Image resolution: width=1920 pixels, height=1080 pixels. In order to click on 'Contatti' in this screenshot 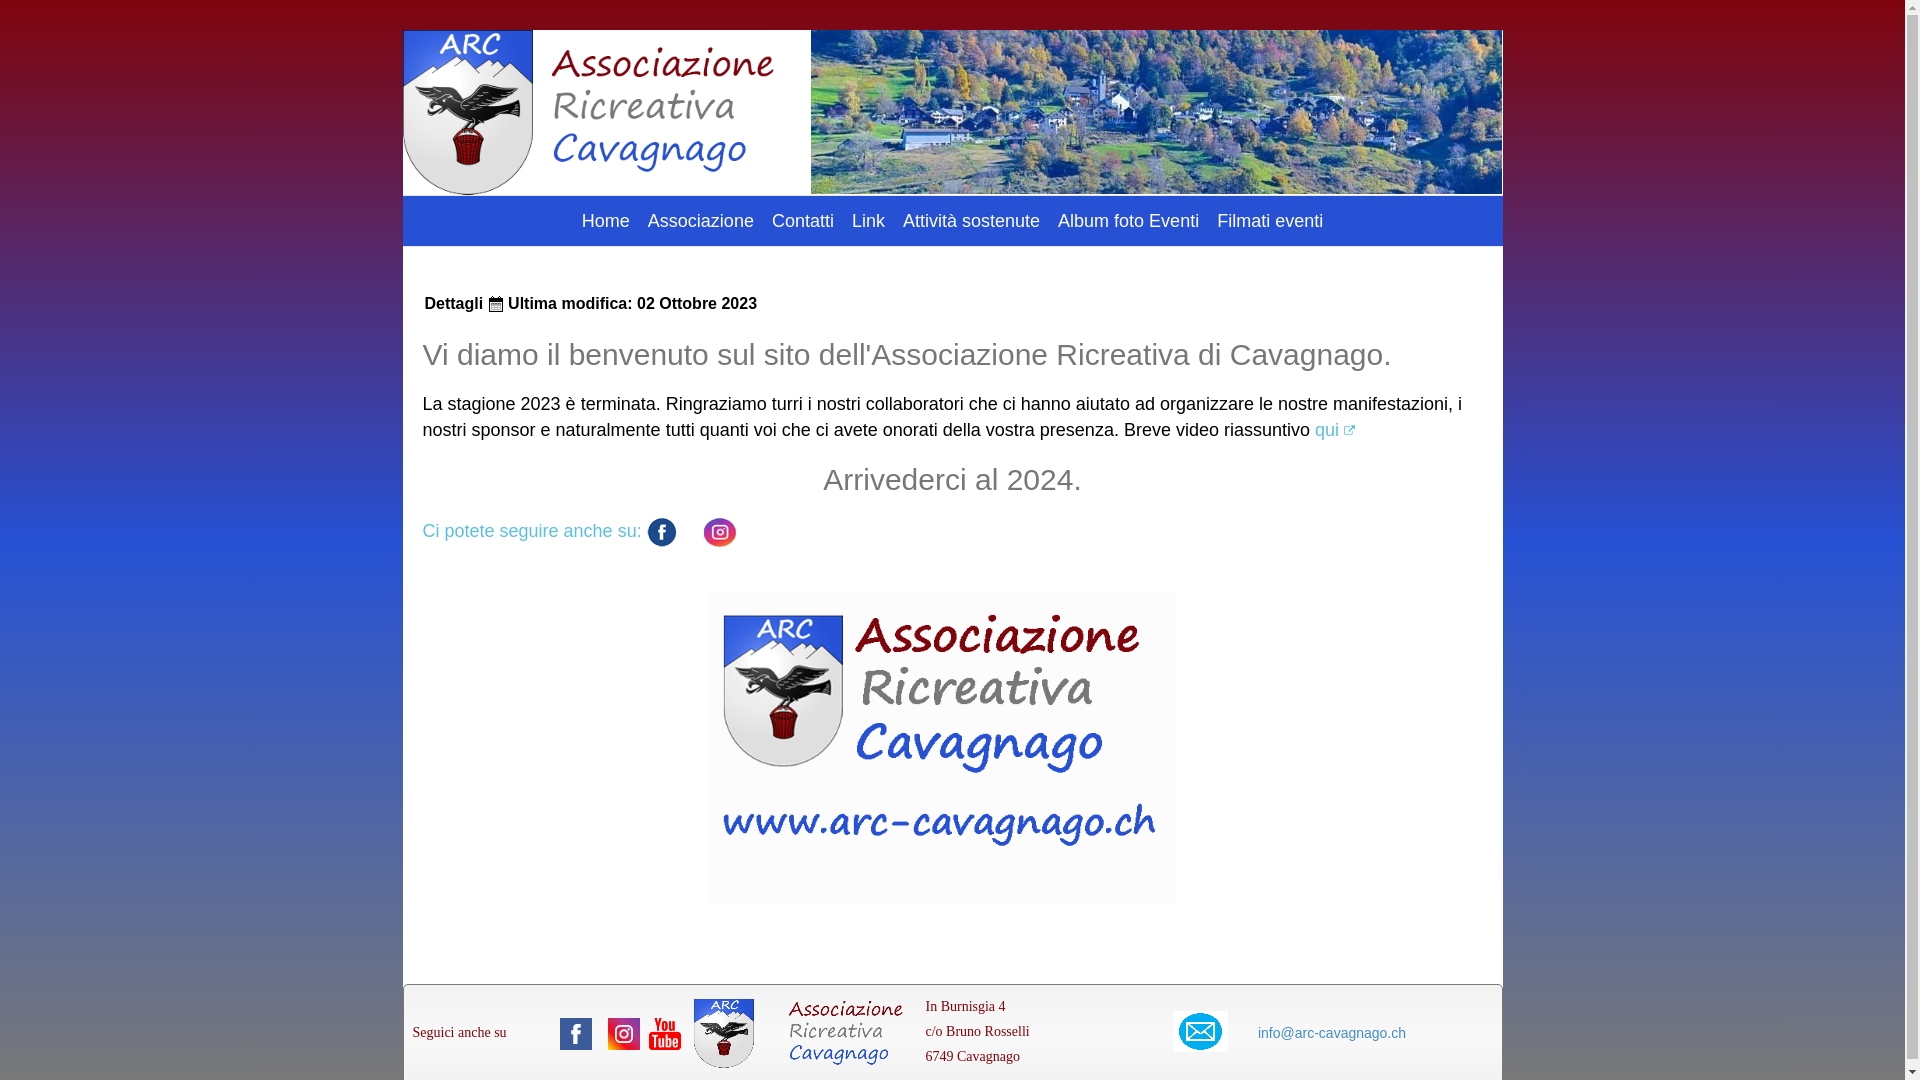, I will do `click(802, 220)`.